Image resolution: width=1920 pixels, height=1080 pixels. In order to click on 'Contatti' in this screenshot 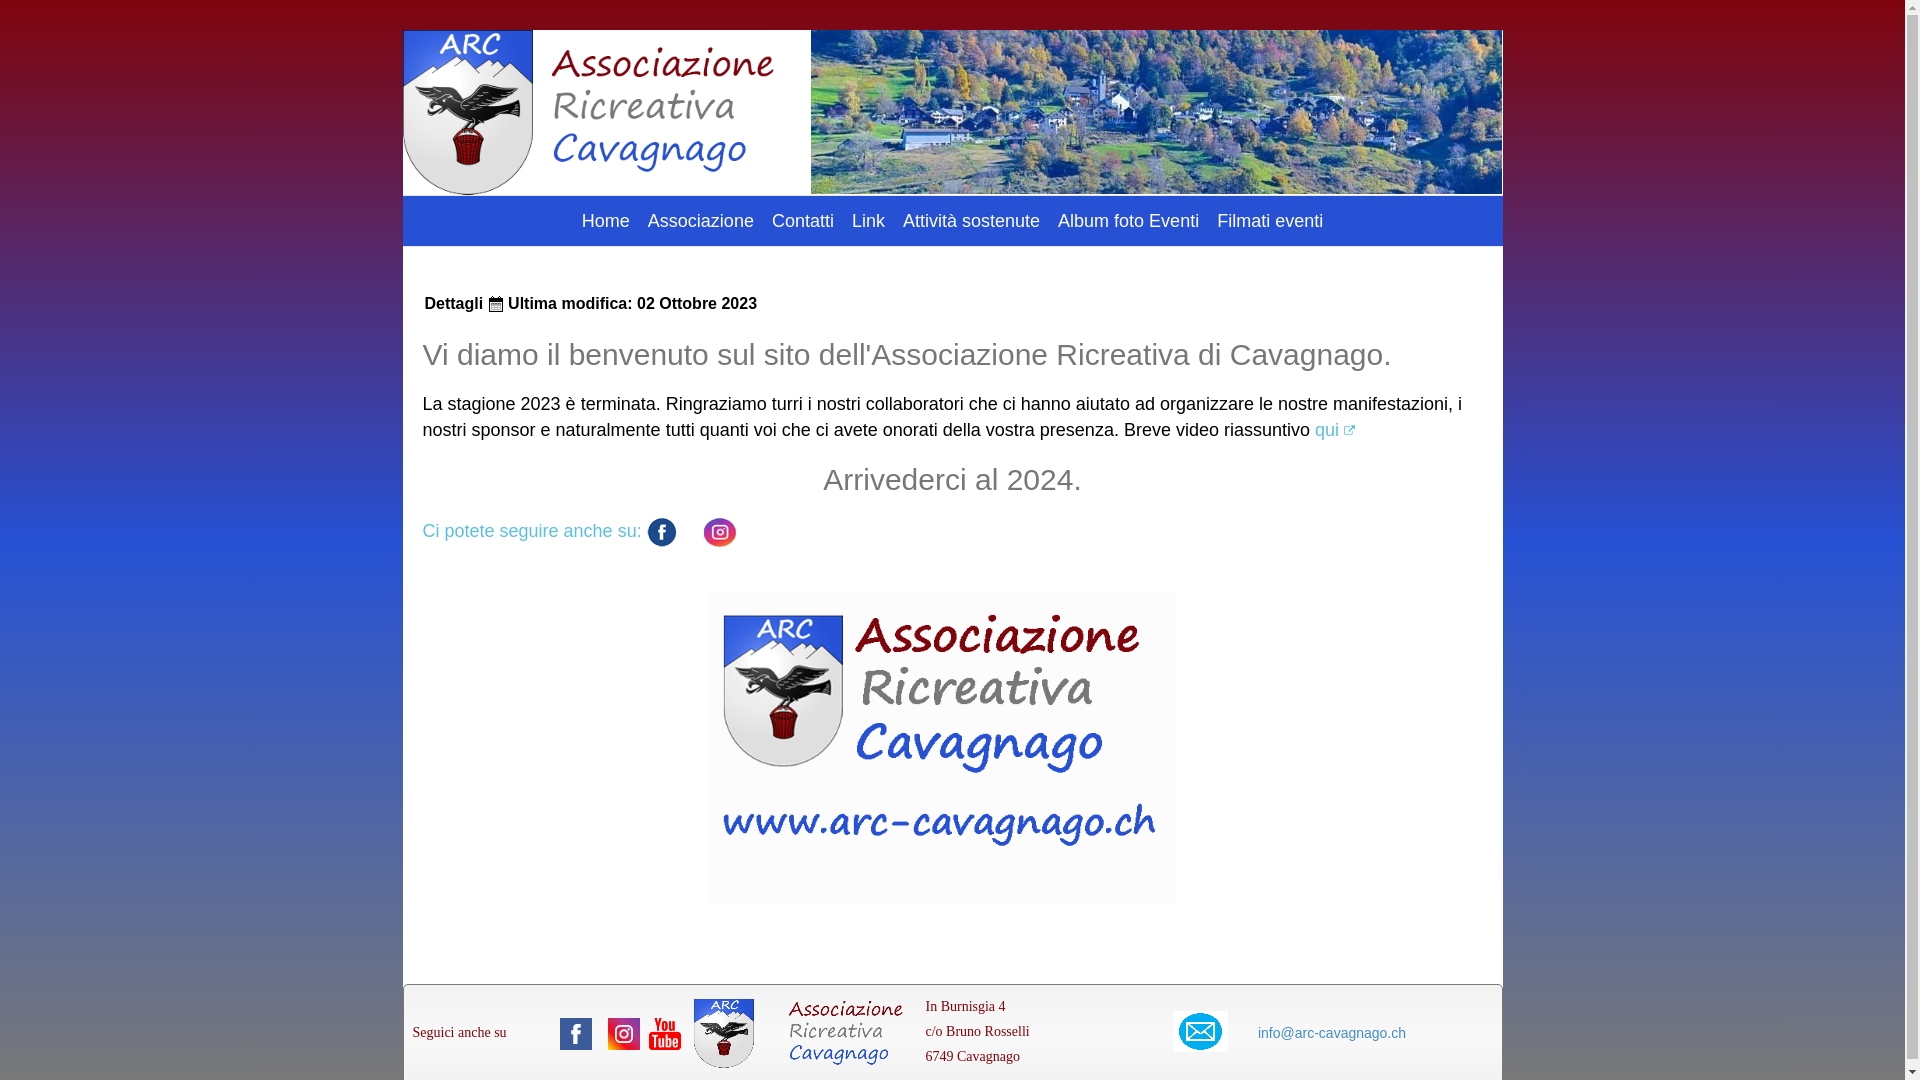, I will do `click(802, 220)`.